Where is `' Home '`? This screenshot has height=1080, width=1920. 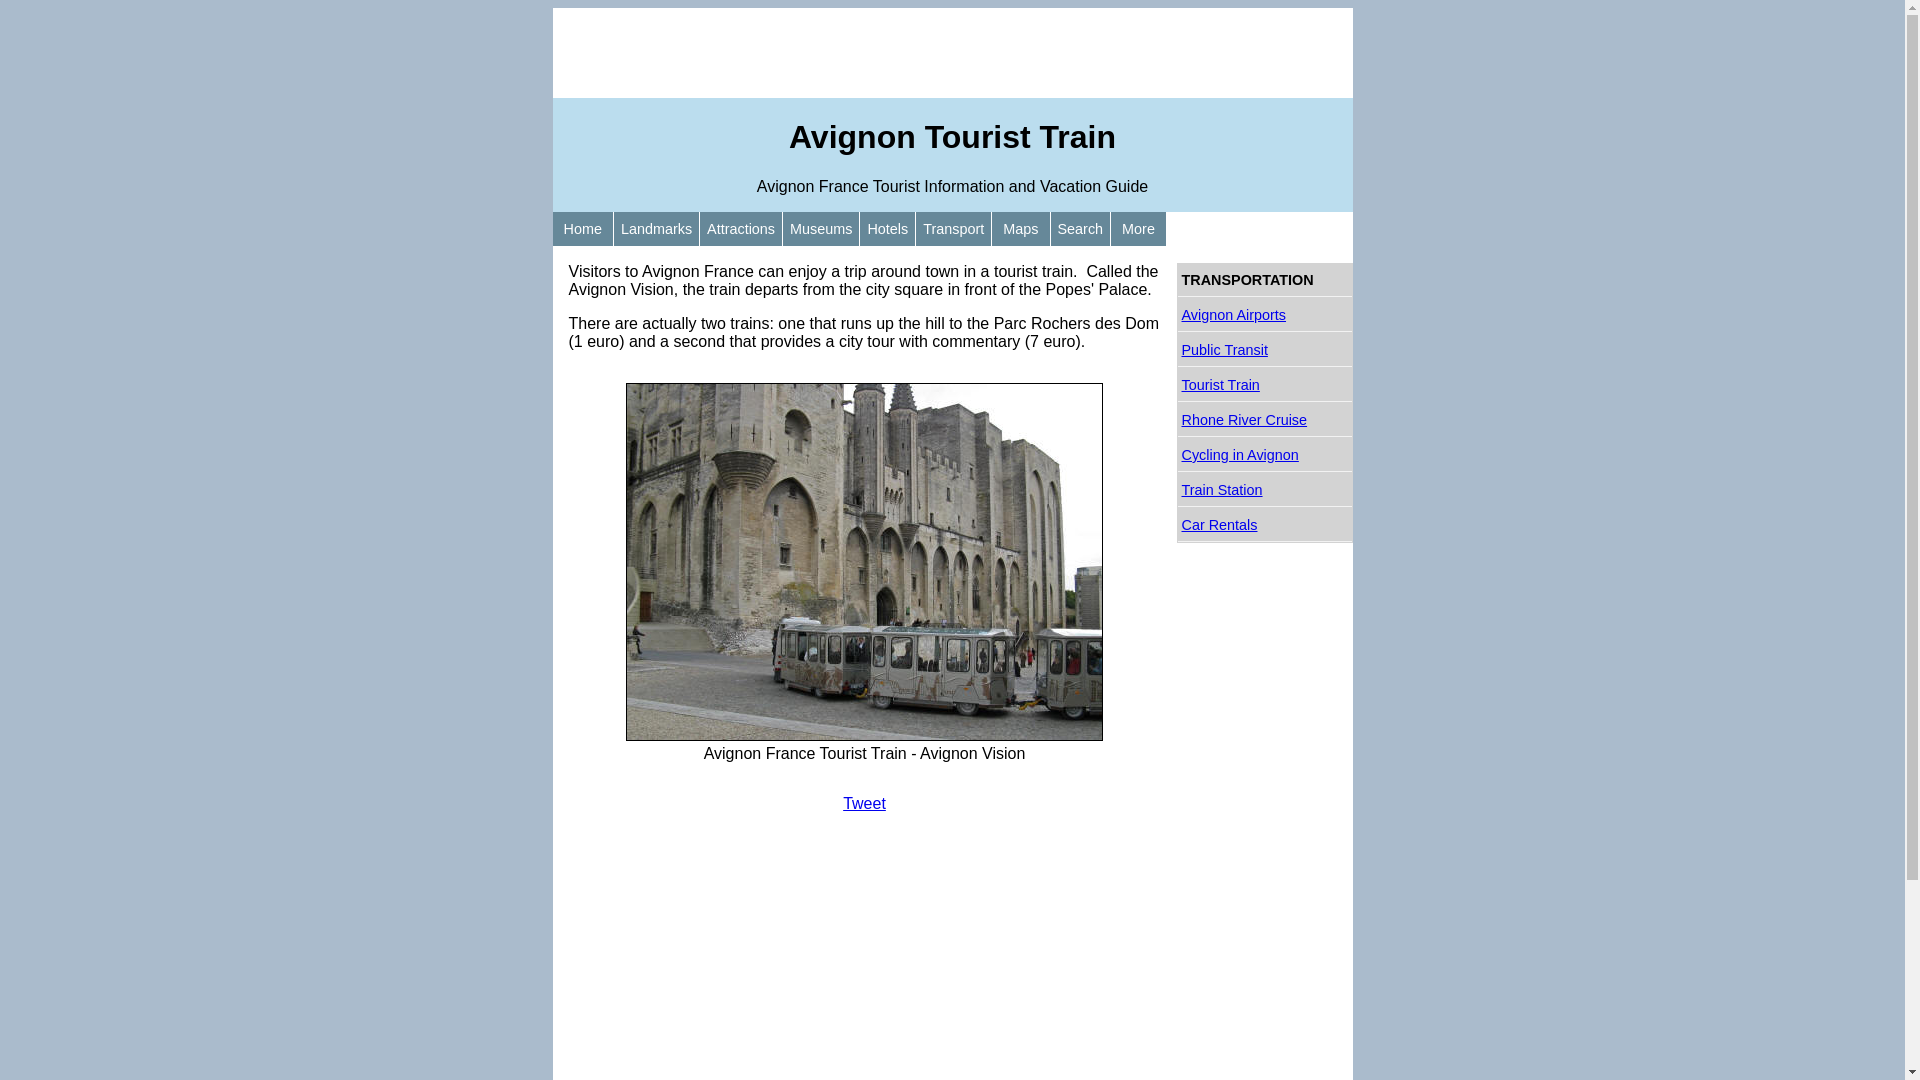 ' Home ' is located at coordinates (580, 227).